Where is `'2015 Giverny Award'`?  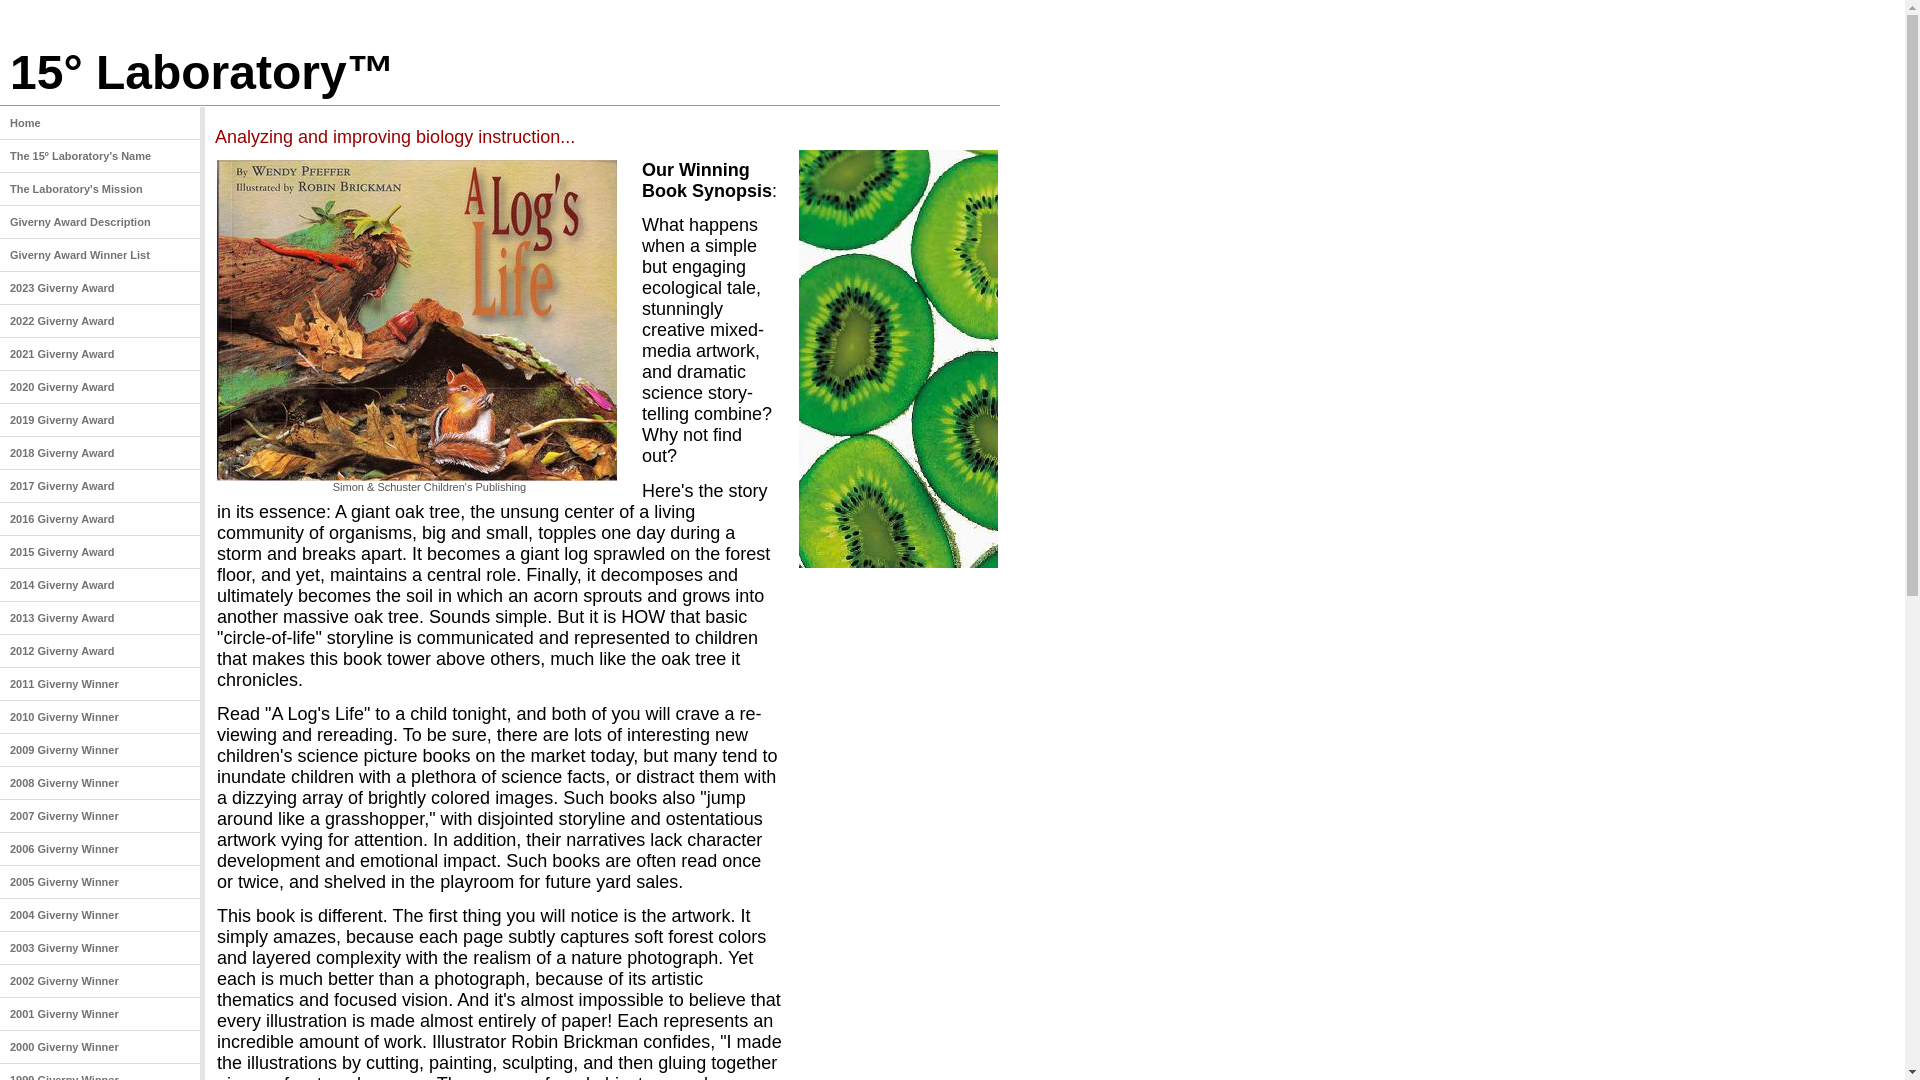
'2015 Giverny Award' is located at coordinates (99, 552).